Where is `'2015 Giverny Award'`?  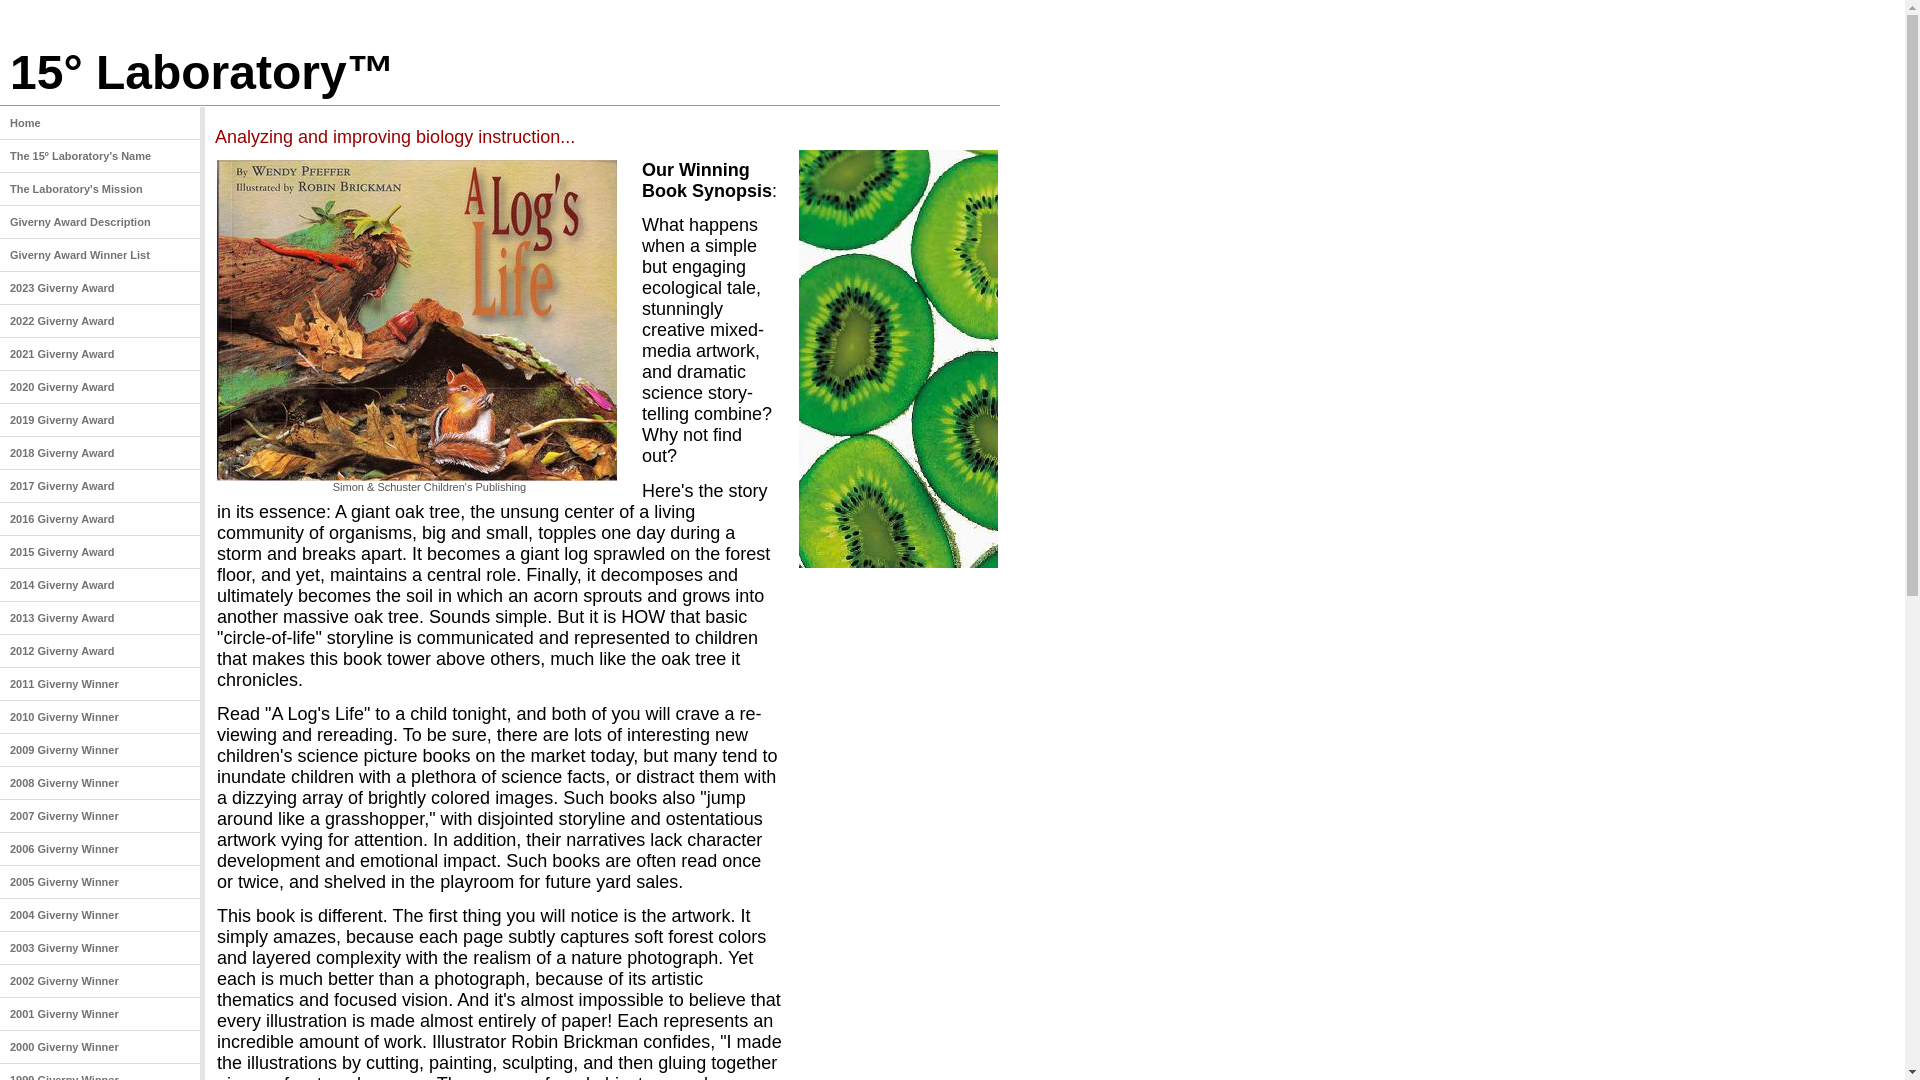
'2015 Giverny Award' is located at coordinates (99, 552).